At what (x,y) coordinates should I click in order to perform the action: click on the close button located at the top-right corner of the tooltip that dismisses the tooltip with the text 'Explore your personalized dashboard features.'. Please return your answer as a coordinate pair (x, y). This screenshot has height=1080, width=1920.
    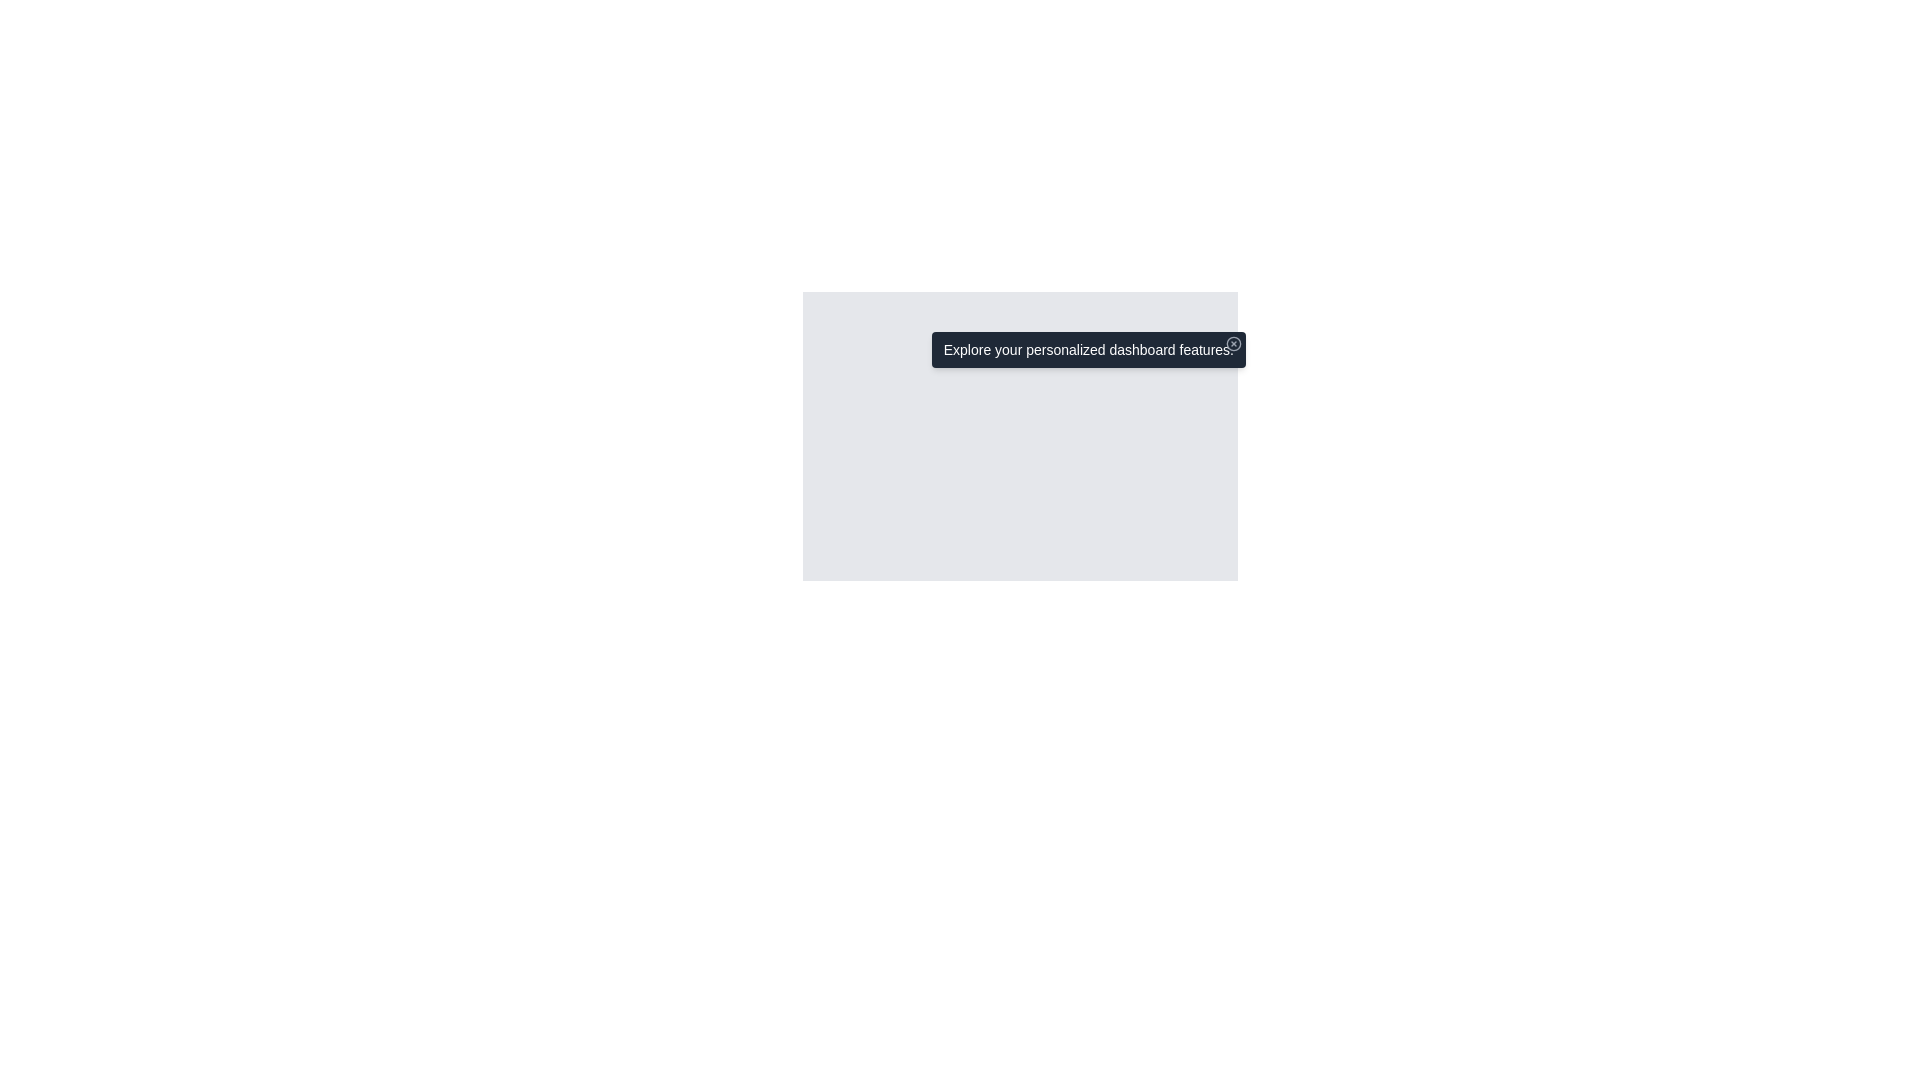
    Looking at the image, I should click on (1232, 342).